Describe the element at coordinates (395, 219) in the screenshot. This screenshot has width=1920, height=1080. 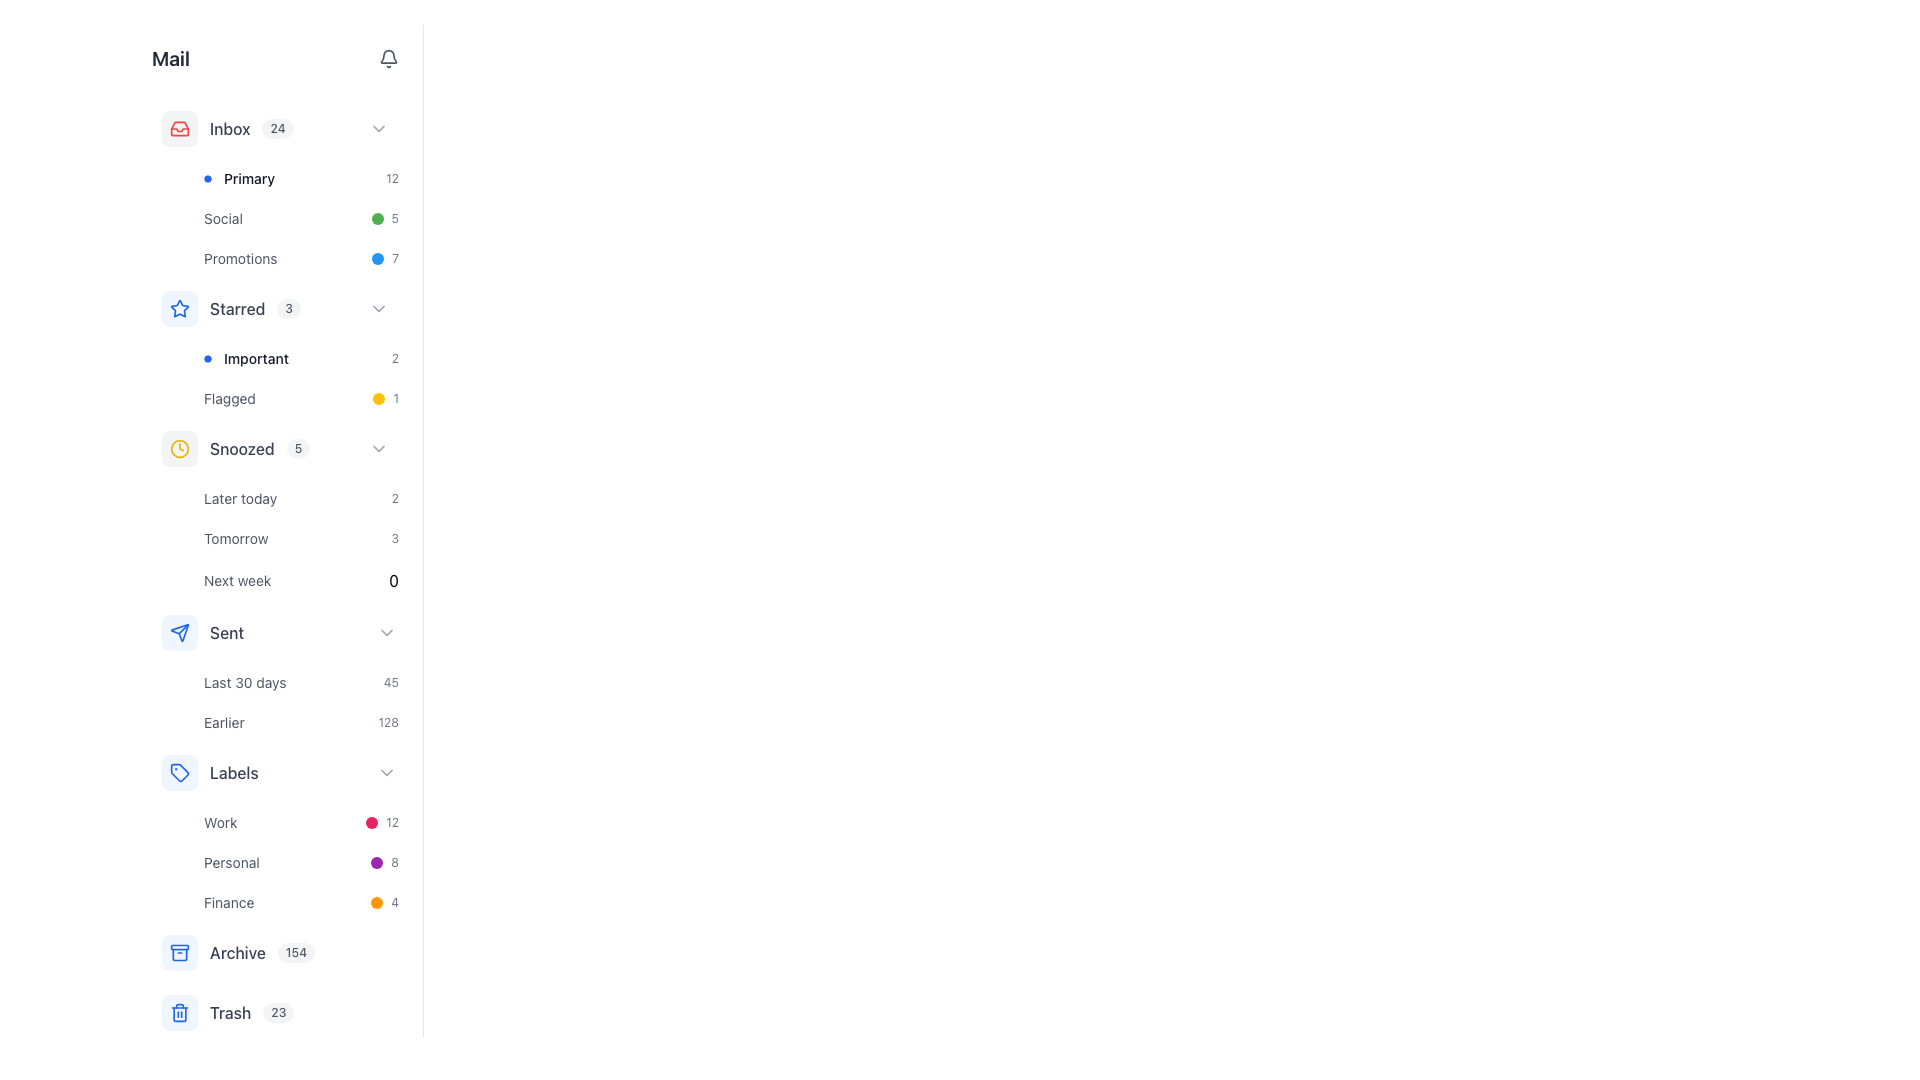
I see `value displayed in the Text label indicating the count of unread messages or notifications for the 'Social' category, located in the left navigation panel next to the green circular icon` at that location.